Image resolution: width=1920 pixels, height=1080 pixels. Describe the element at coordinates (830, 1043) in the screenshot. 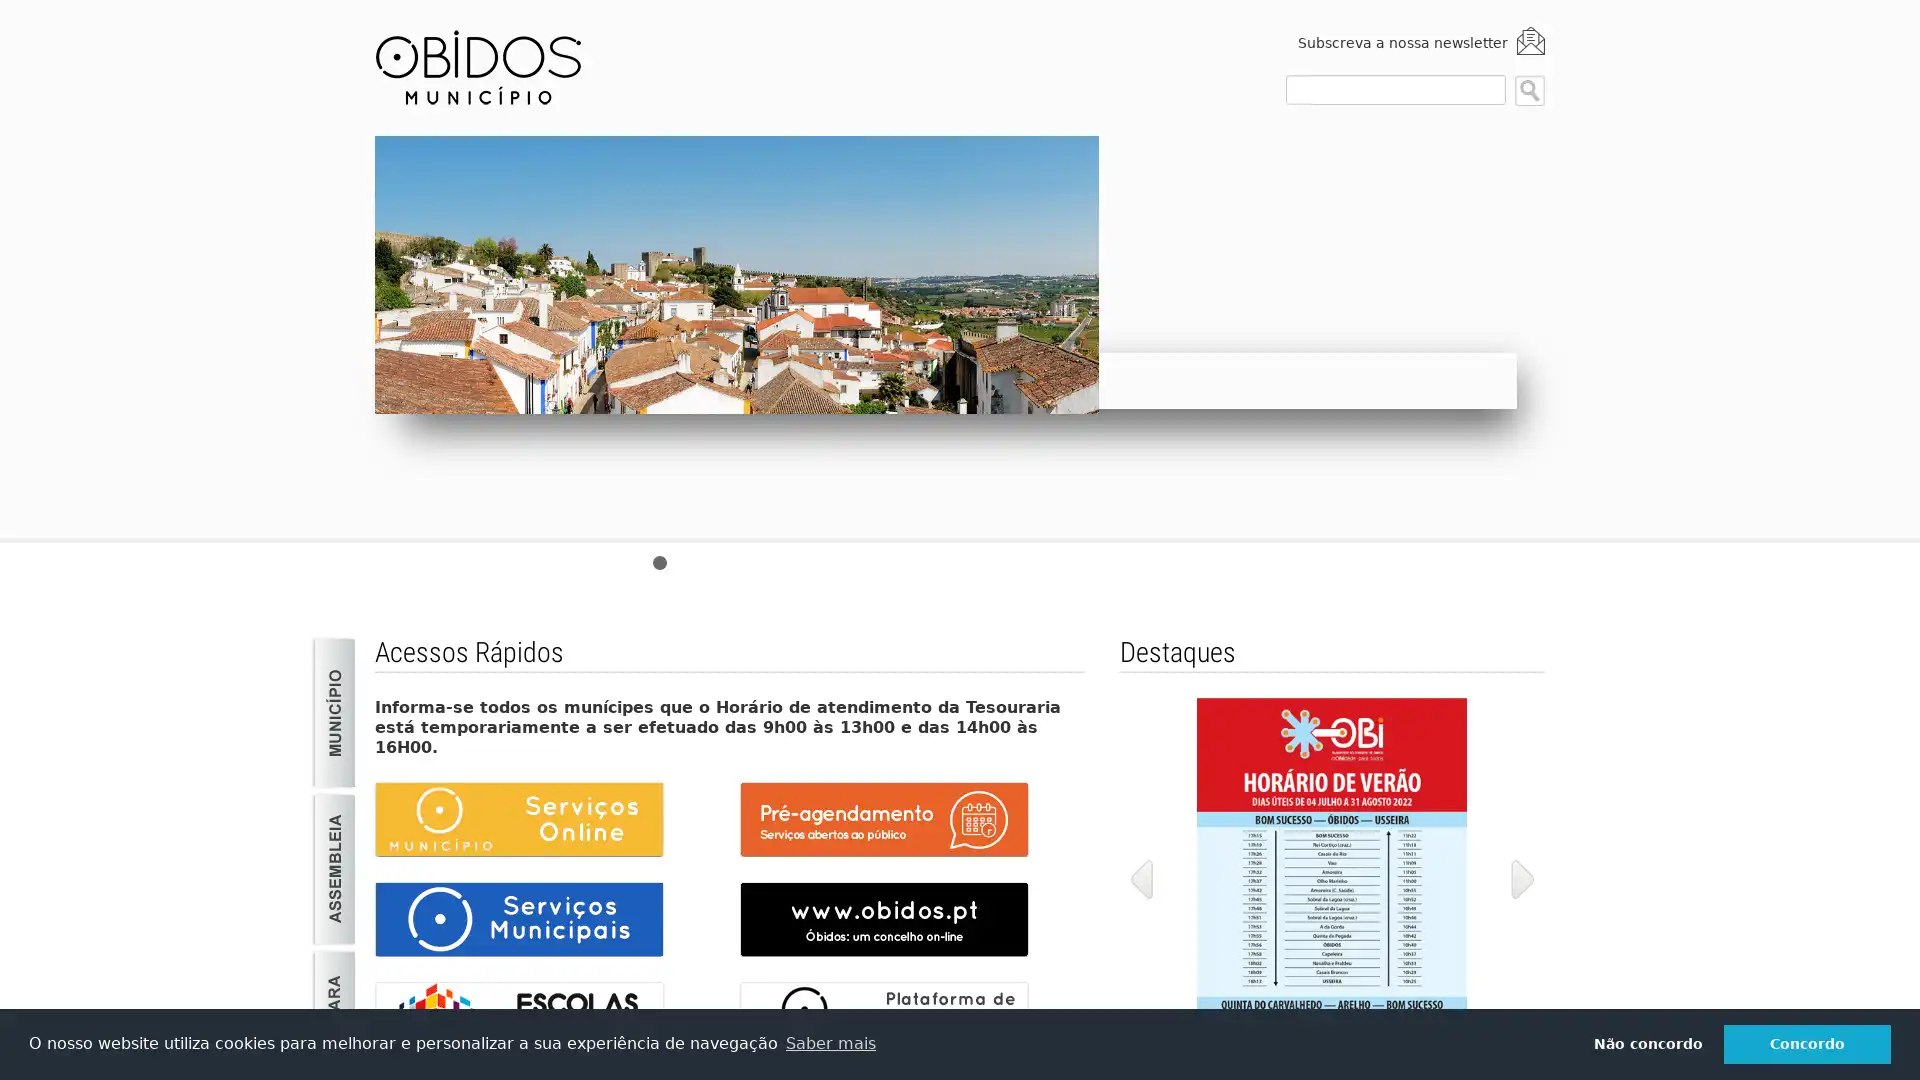

I see `learn more about cookies` at that location.